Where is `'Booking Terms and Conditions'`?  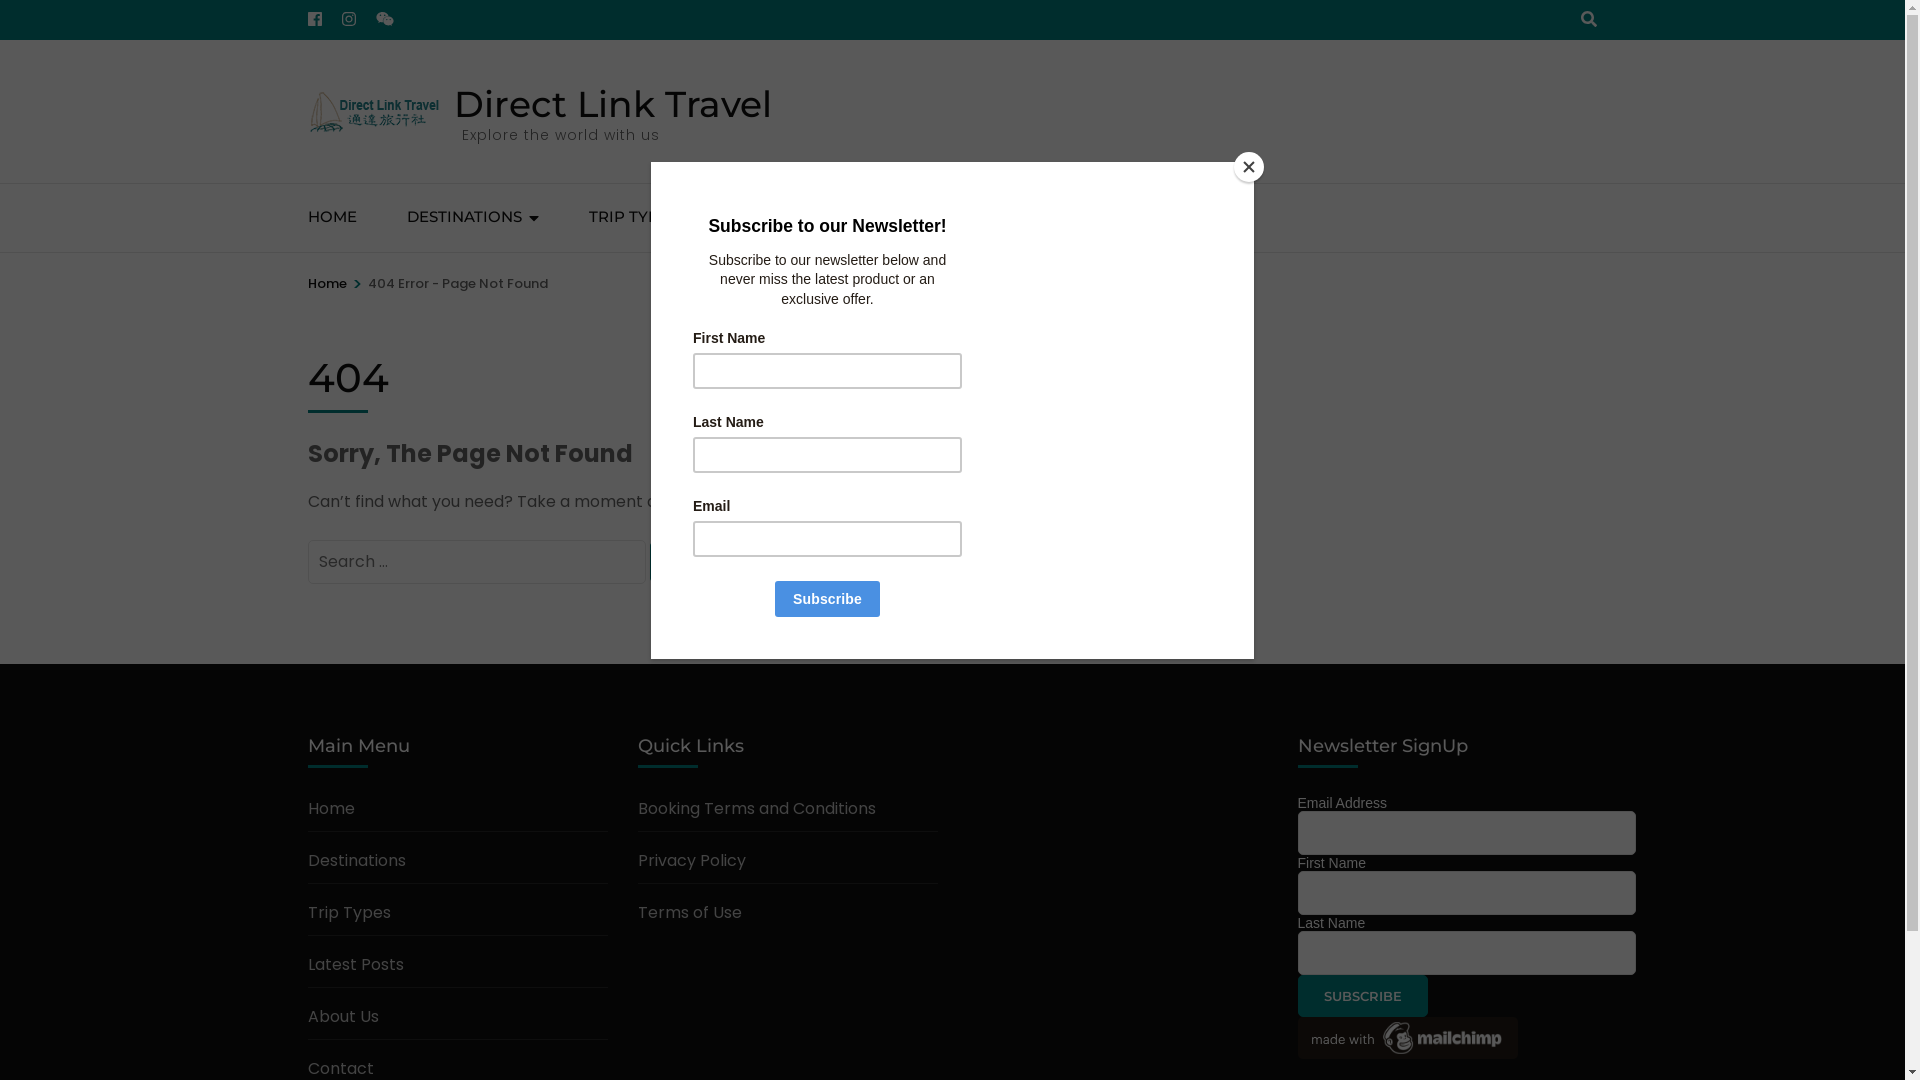 'Booking Terms and Conditions' is located at coordinates (756, 807).